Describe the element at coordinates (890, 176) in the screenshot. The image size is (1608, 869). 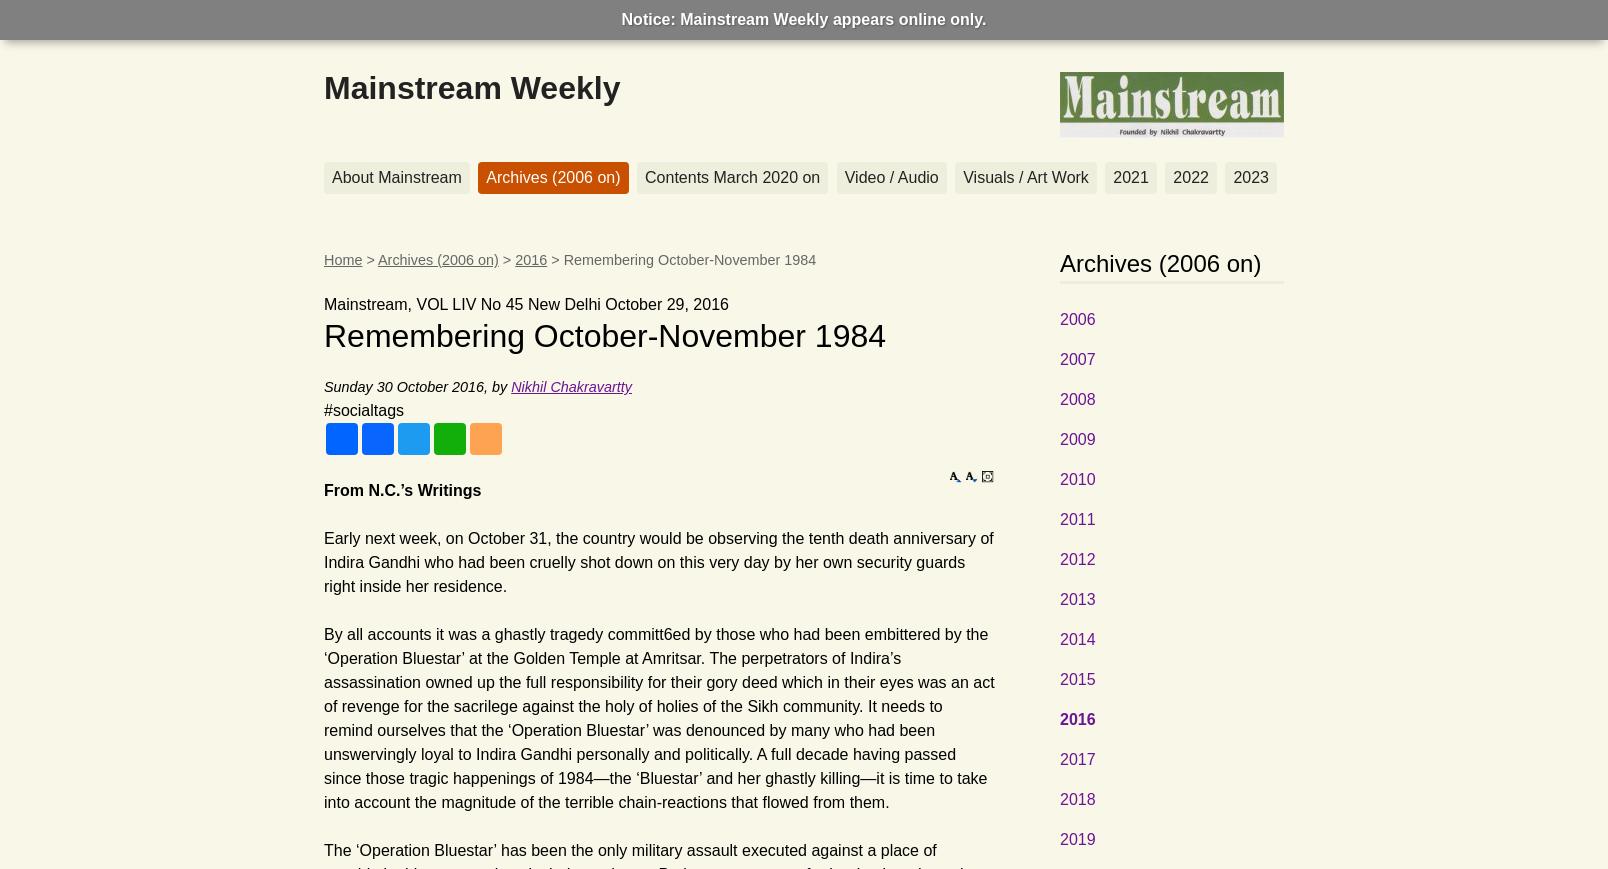
I see `'Video / Audio'` at that location.